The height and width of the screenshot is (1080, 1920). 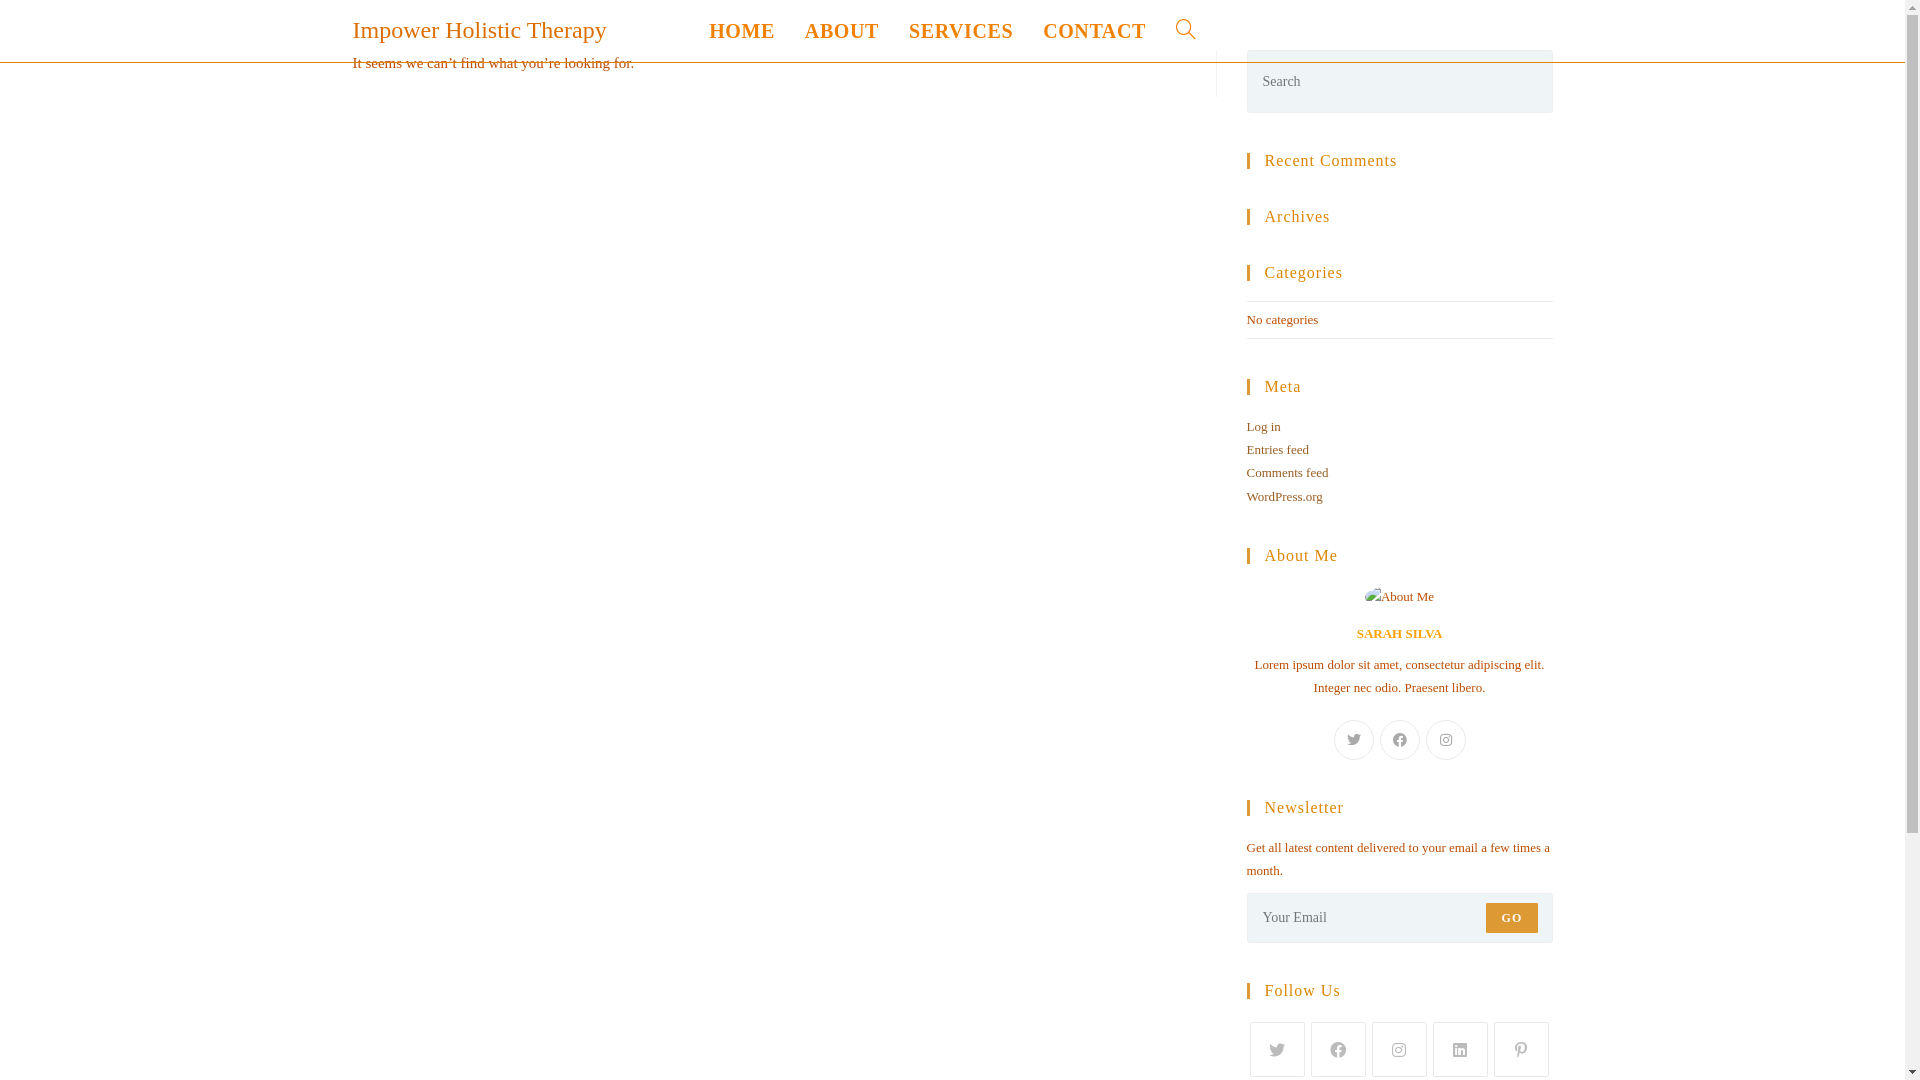 What do you see at coordinates (841, 30) in the screenshot?
I see `'ABOUT'` at bounding box center [841, 30].